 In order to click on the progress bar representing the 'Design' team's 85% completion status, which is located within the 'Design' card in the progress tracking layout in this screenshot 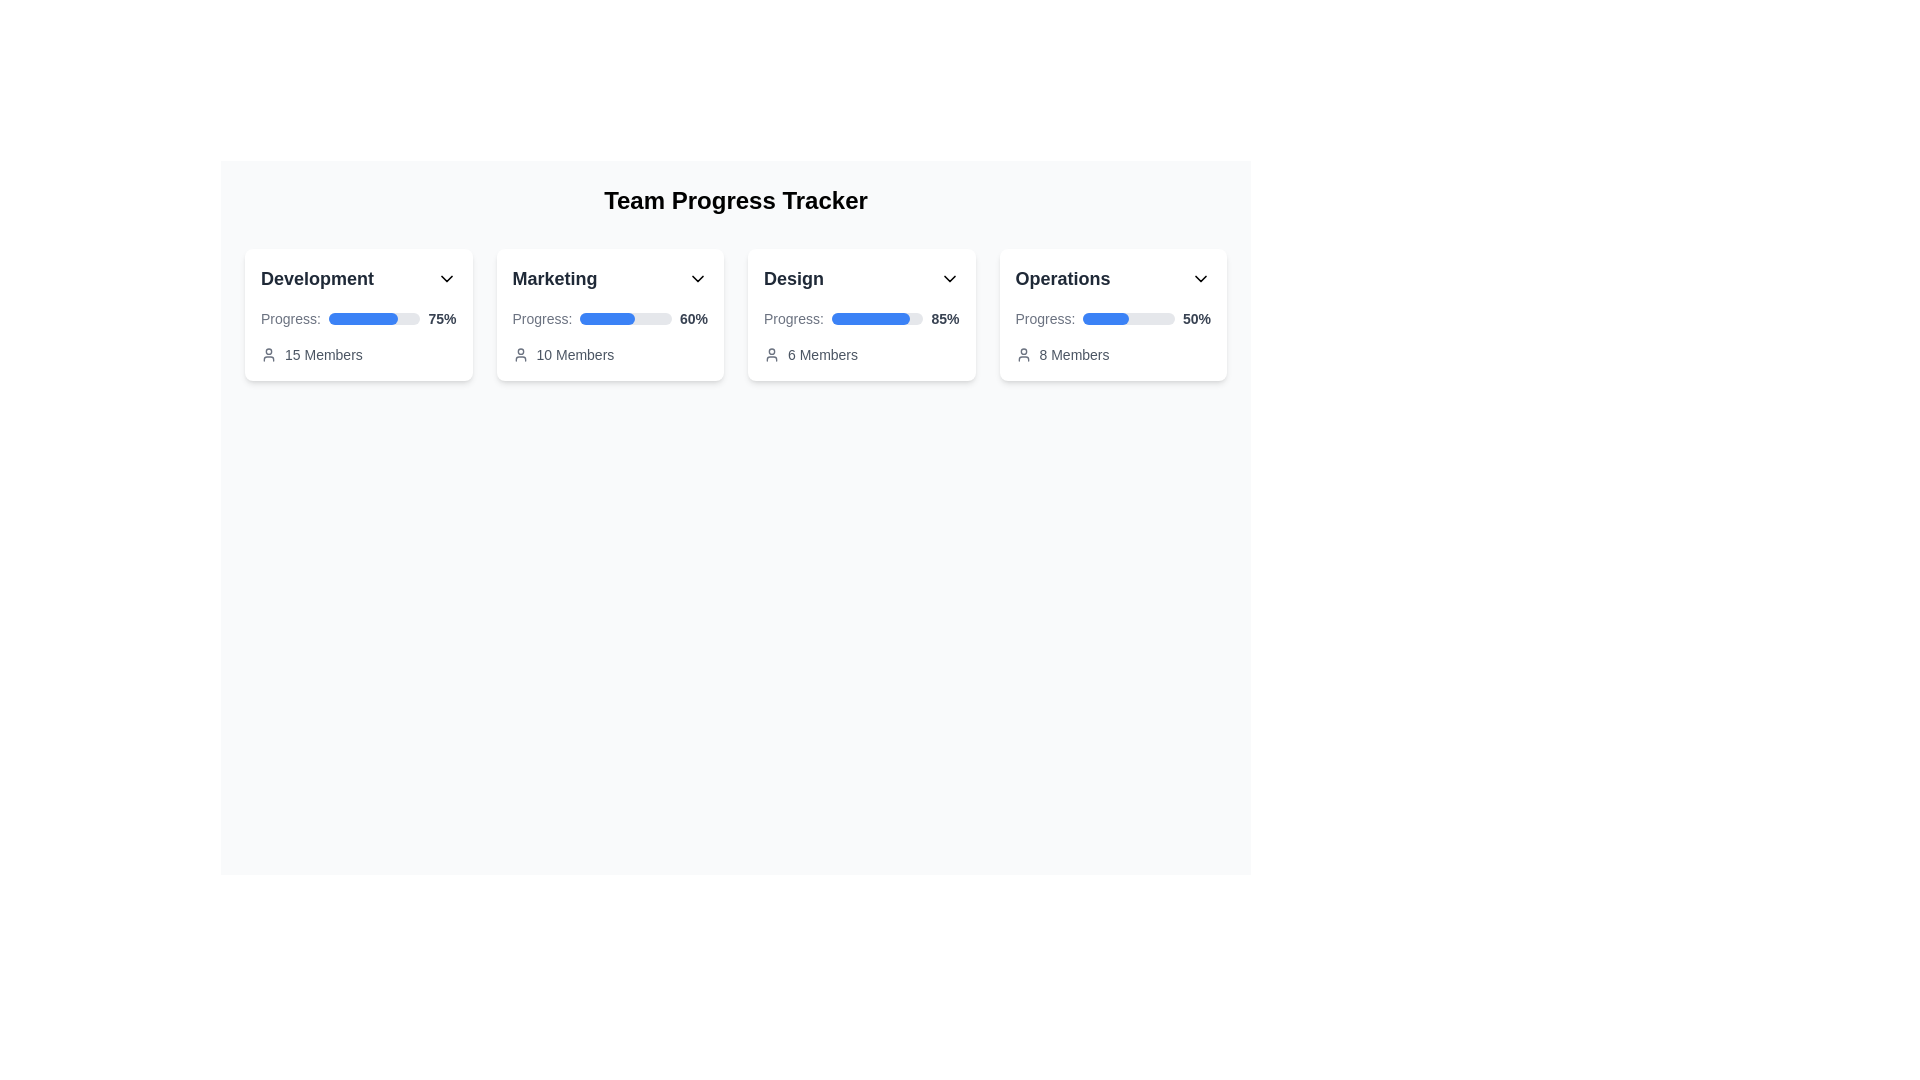, I will do `click(861, 318)`.